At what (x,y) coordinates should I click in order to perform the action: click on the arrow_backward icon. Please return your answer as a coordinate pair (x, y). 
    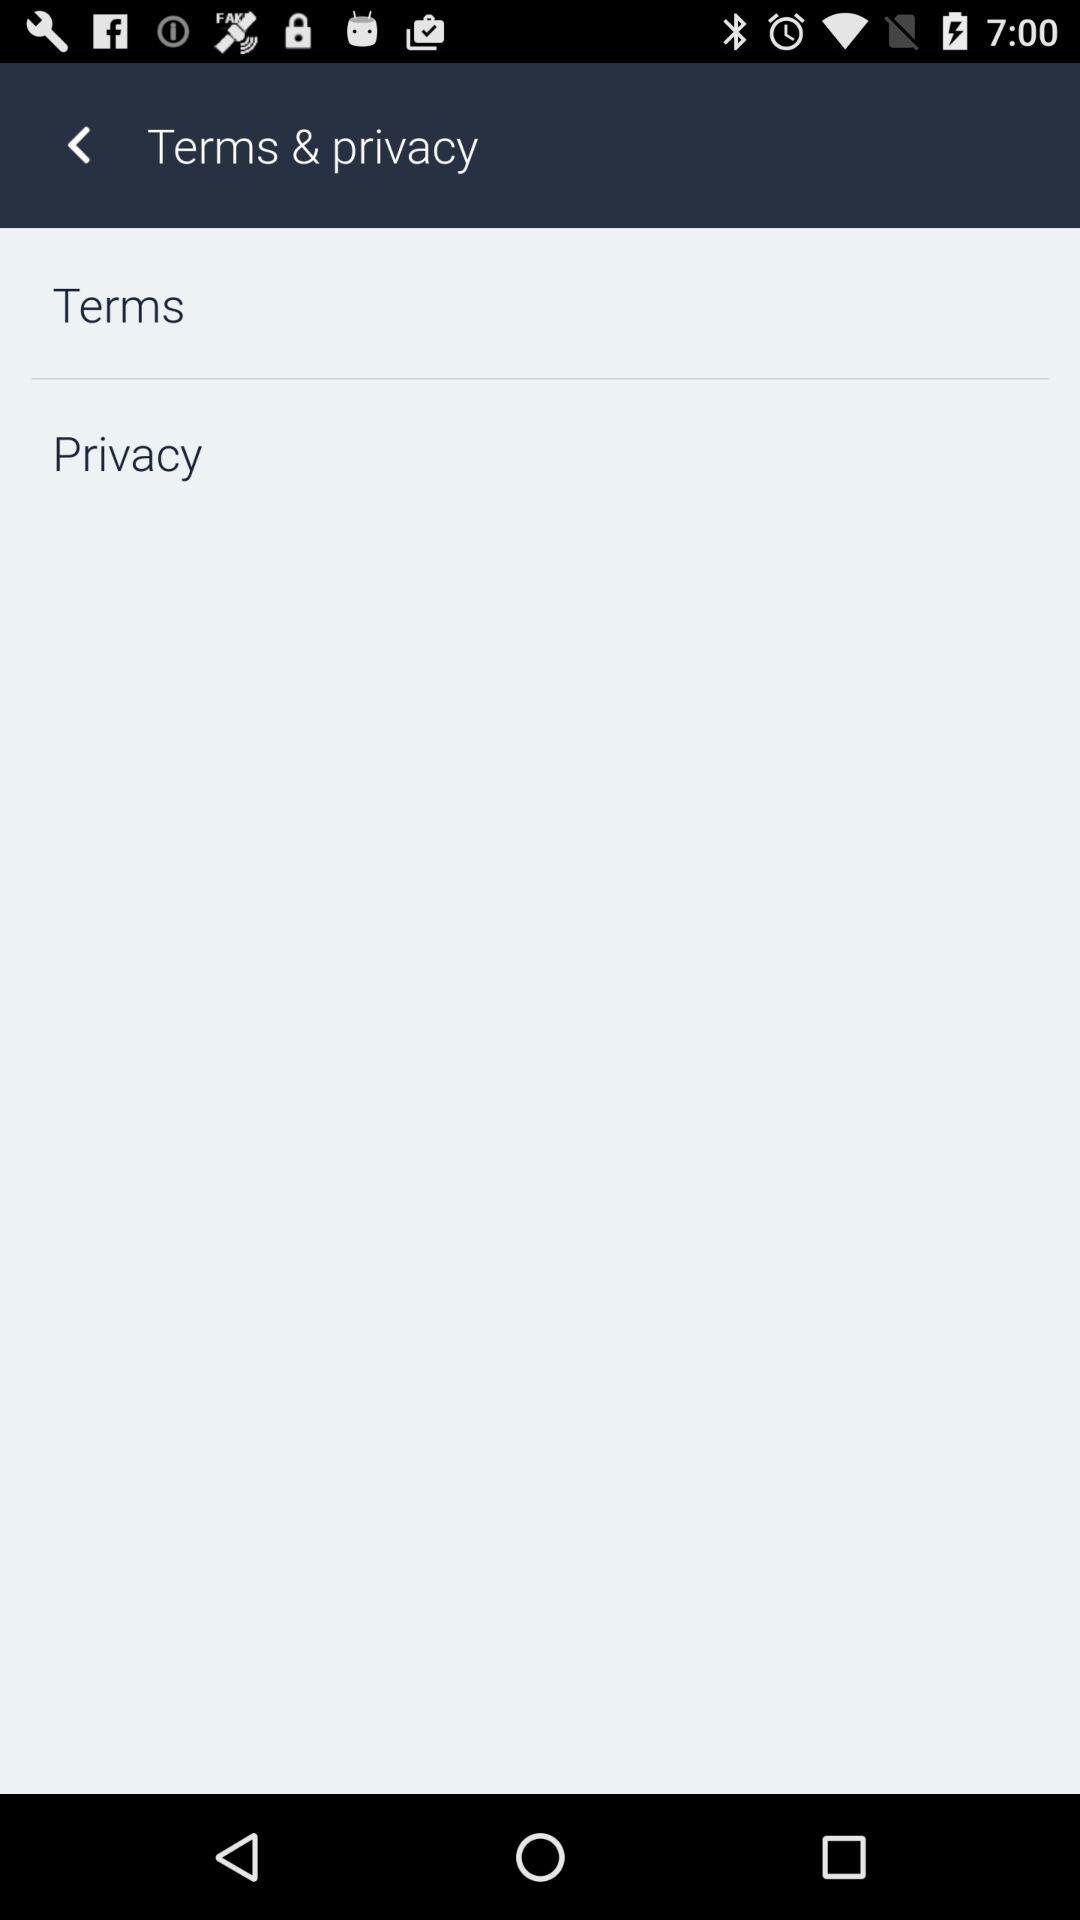
    Looking at the image, I should click on (77, 154).